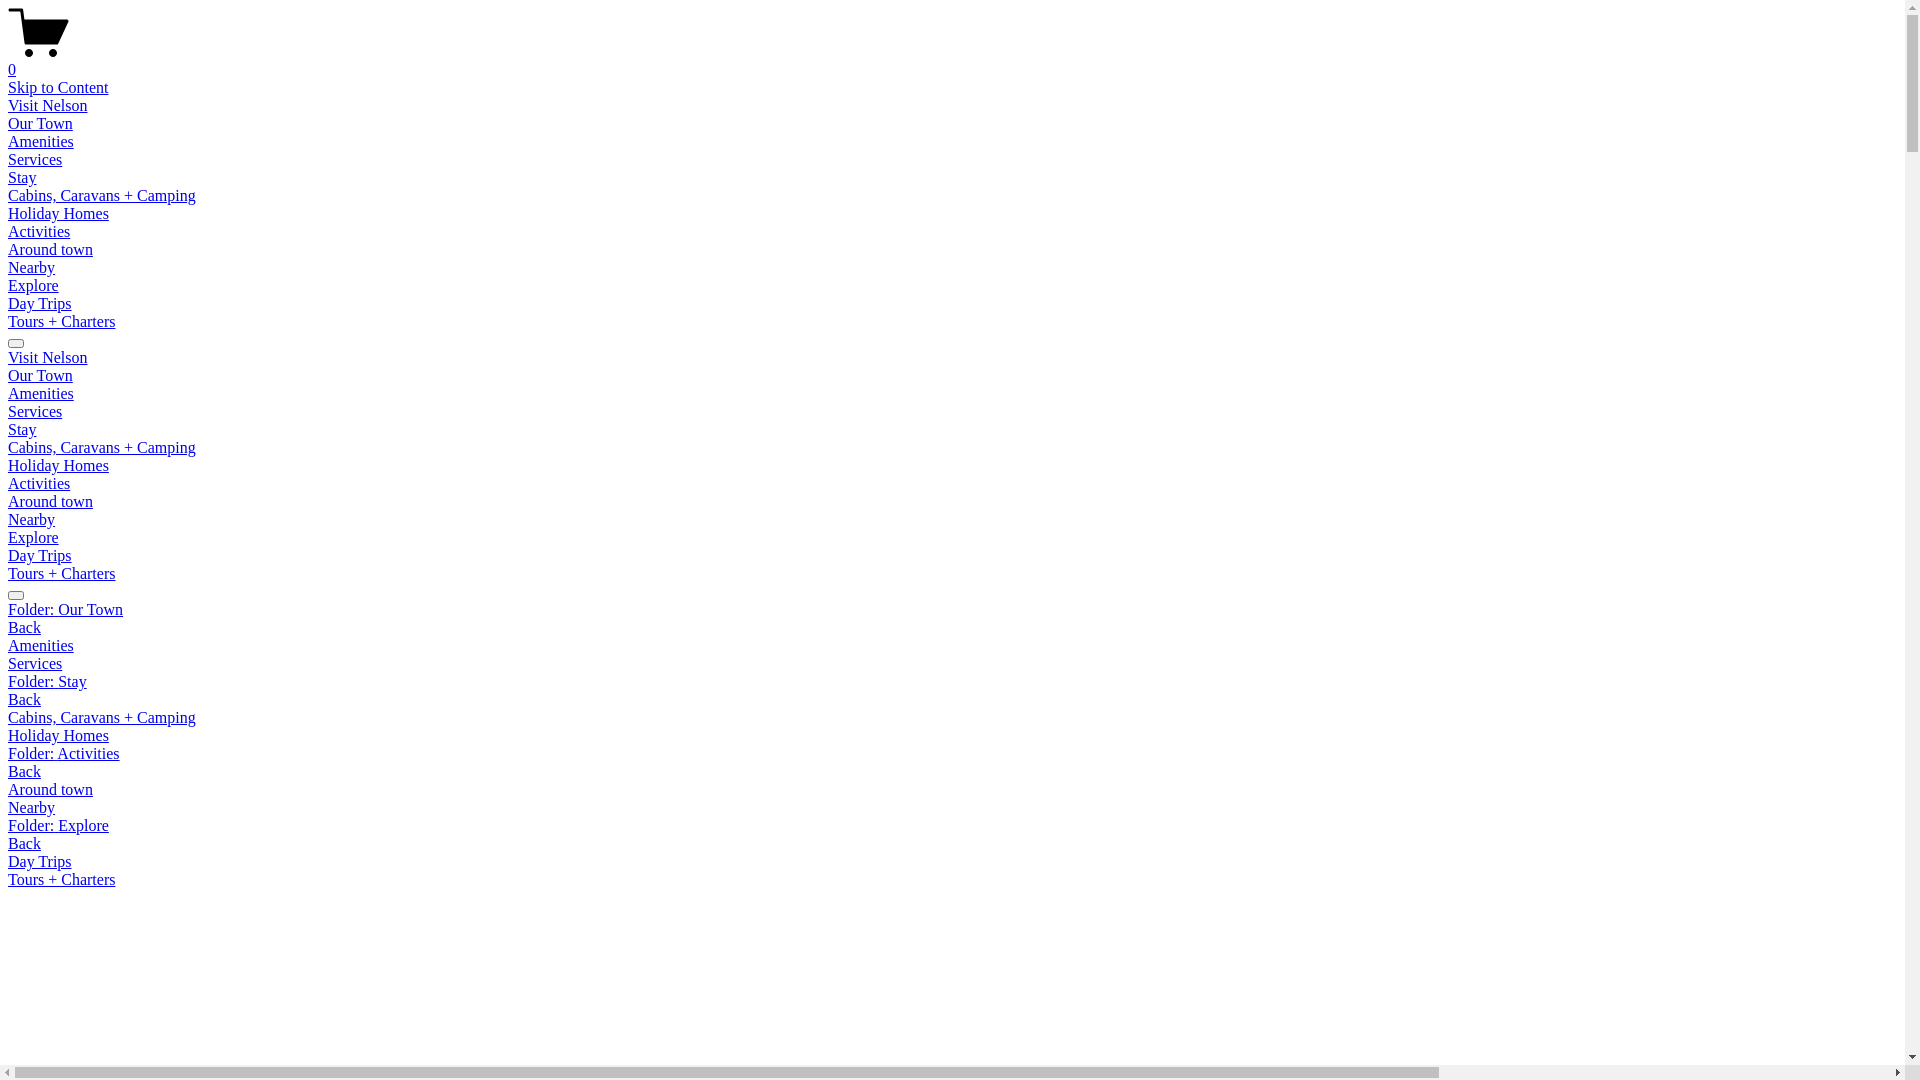 The image size is (1920, 1080). Describe the element at coordinates (34, 158) in the screenshot. I see `'Services'` at that location.